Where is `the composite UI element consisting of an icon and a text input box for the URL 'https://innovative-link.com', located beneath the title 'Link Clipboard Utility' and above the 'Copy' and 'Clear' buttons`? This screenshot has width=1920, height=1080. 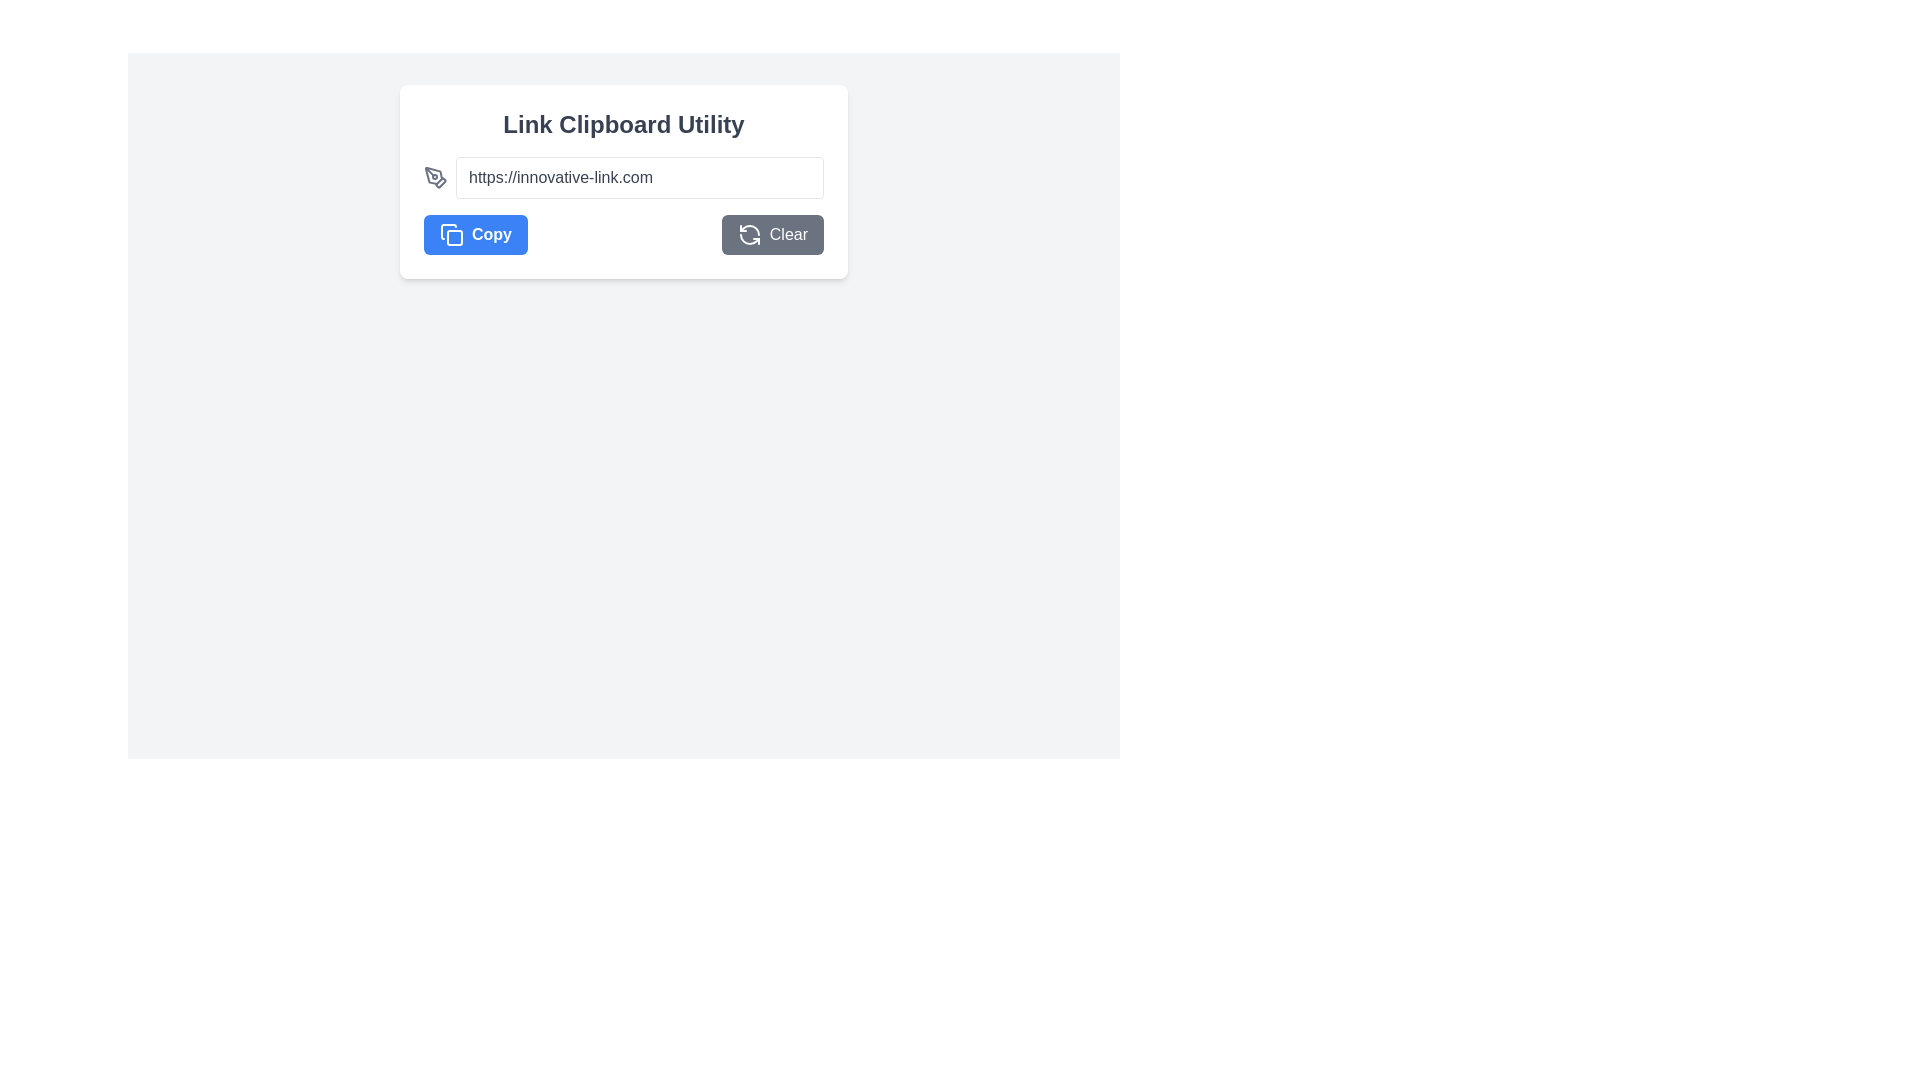 the composite UI element consisting of an icon and a text input box for the URL 'https://innovative-link.com', located beneath the title 'Link Clipboard Utility' and above the 'Copy' and 'Clear' buttons is located at coordinates (623, 176).